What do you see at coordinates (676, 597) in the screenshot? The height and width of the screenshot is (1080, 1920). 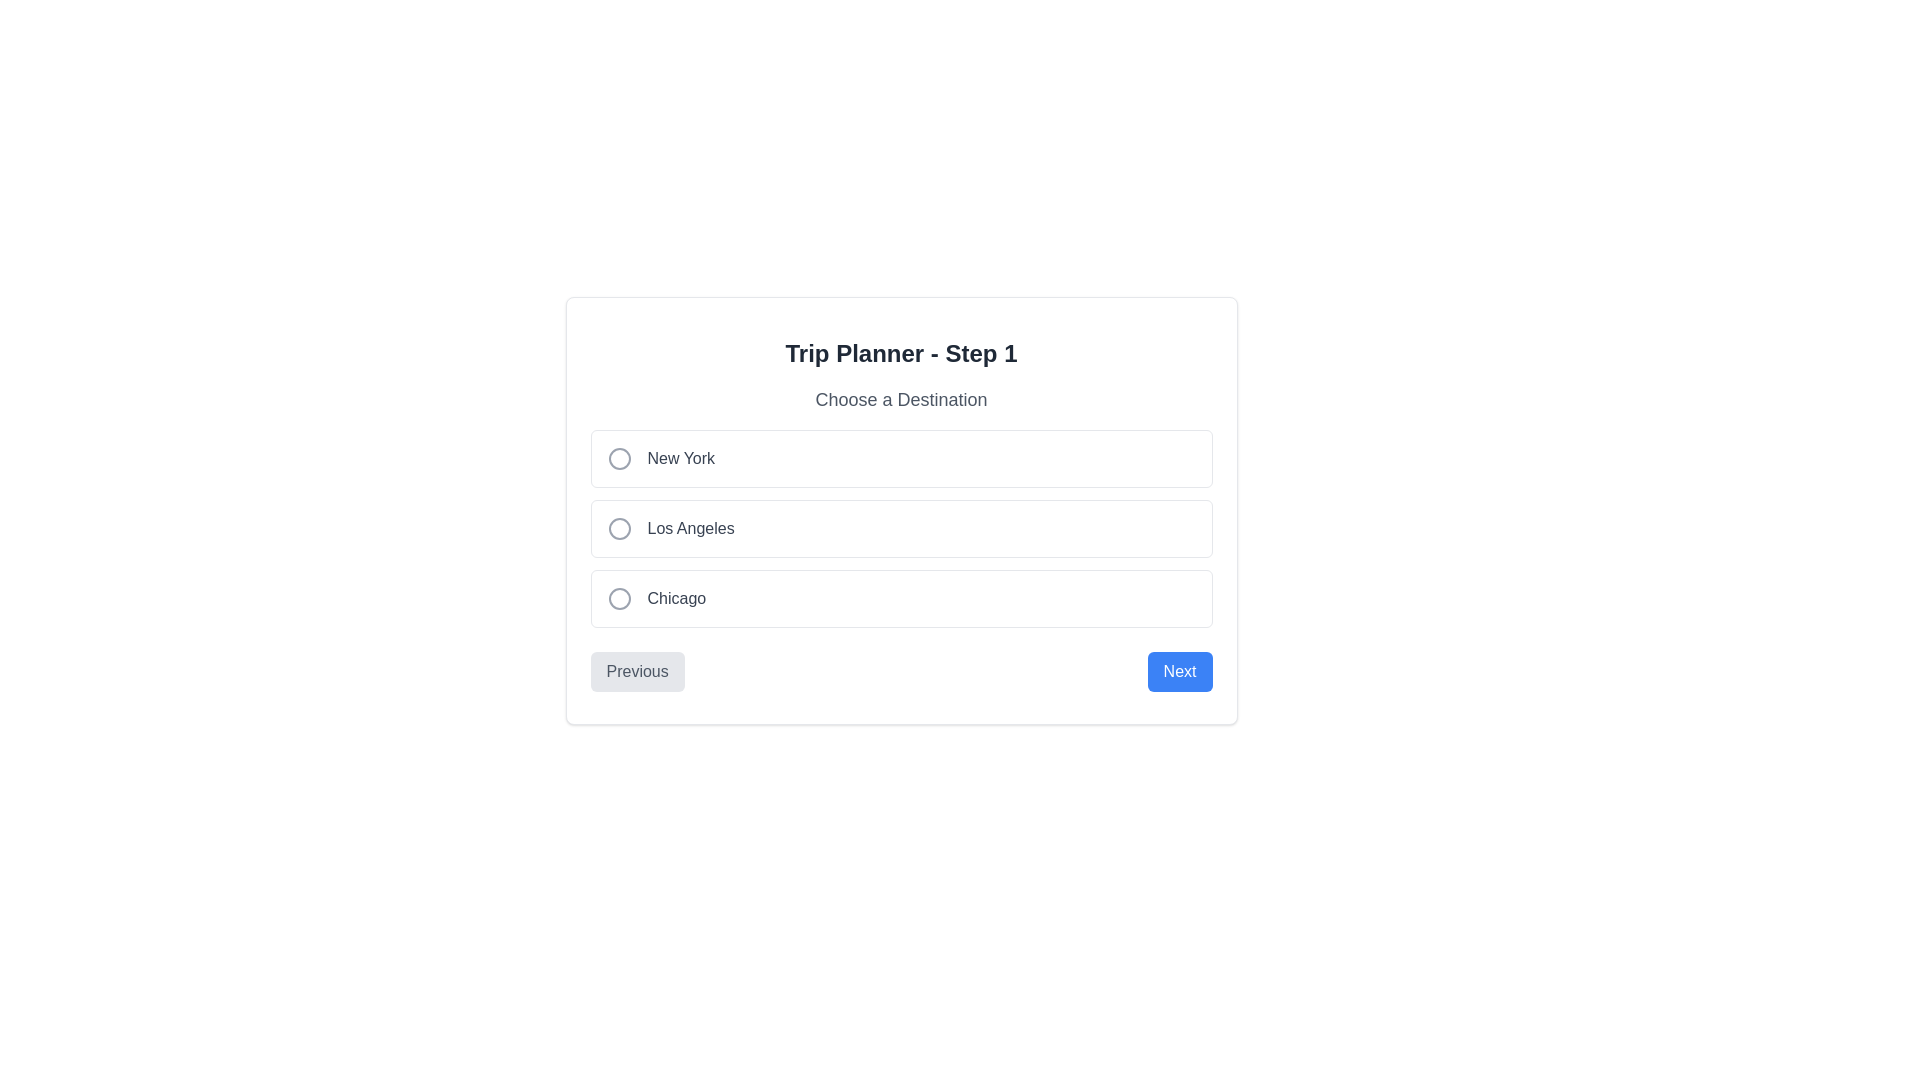 I see `the static text that labels the 'Chicago' radio button option in the form, located to the right of the circular icon` at bounding box center [676, 597].